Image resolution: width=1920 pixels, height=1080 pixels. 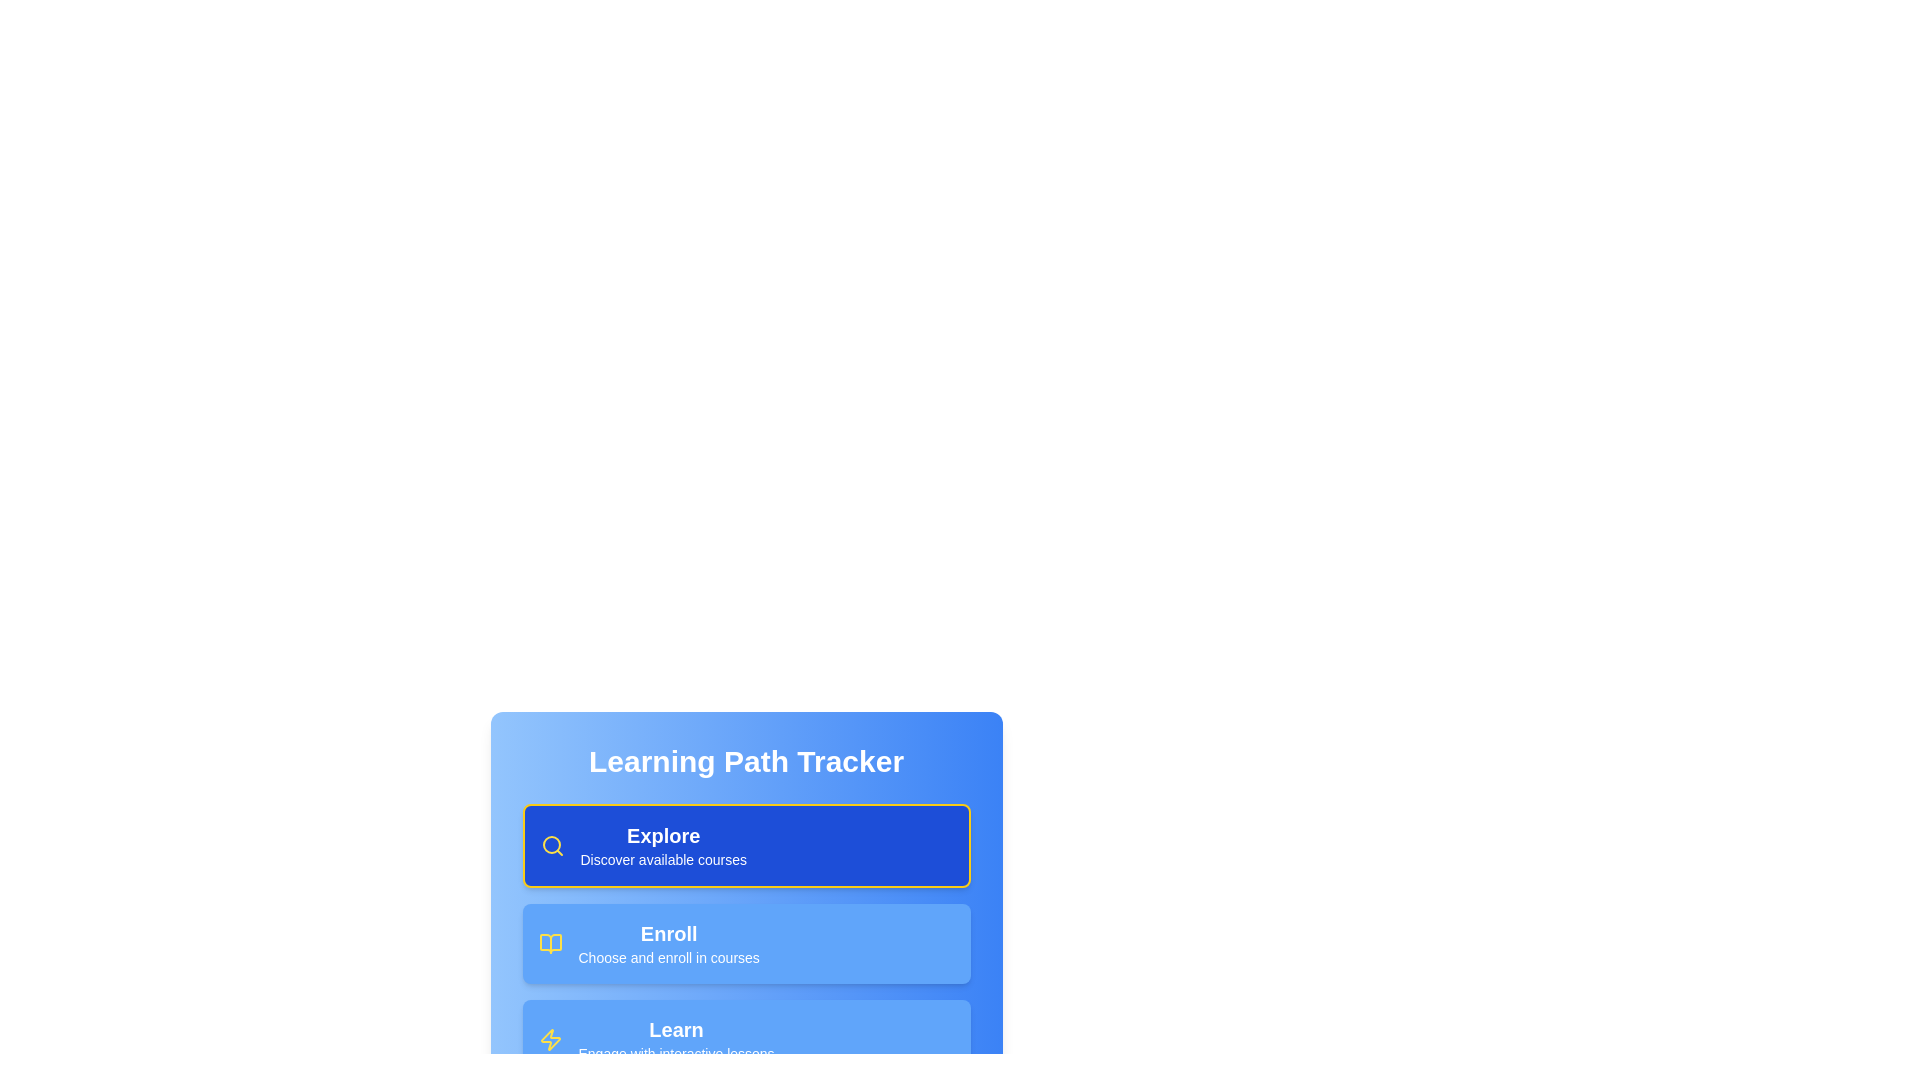 I want to click on the small yellow open book icon located to the left of the 'Enroll' button, which is labeled 'Choose and enroll in courses', so click(x=550, y=944).